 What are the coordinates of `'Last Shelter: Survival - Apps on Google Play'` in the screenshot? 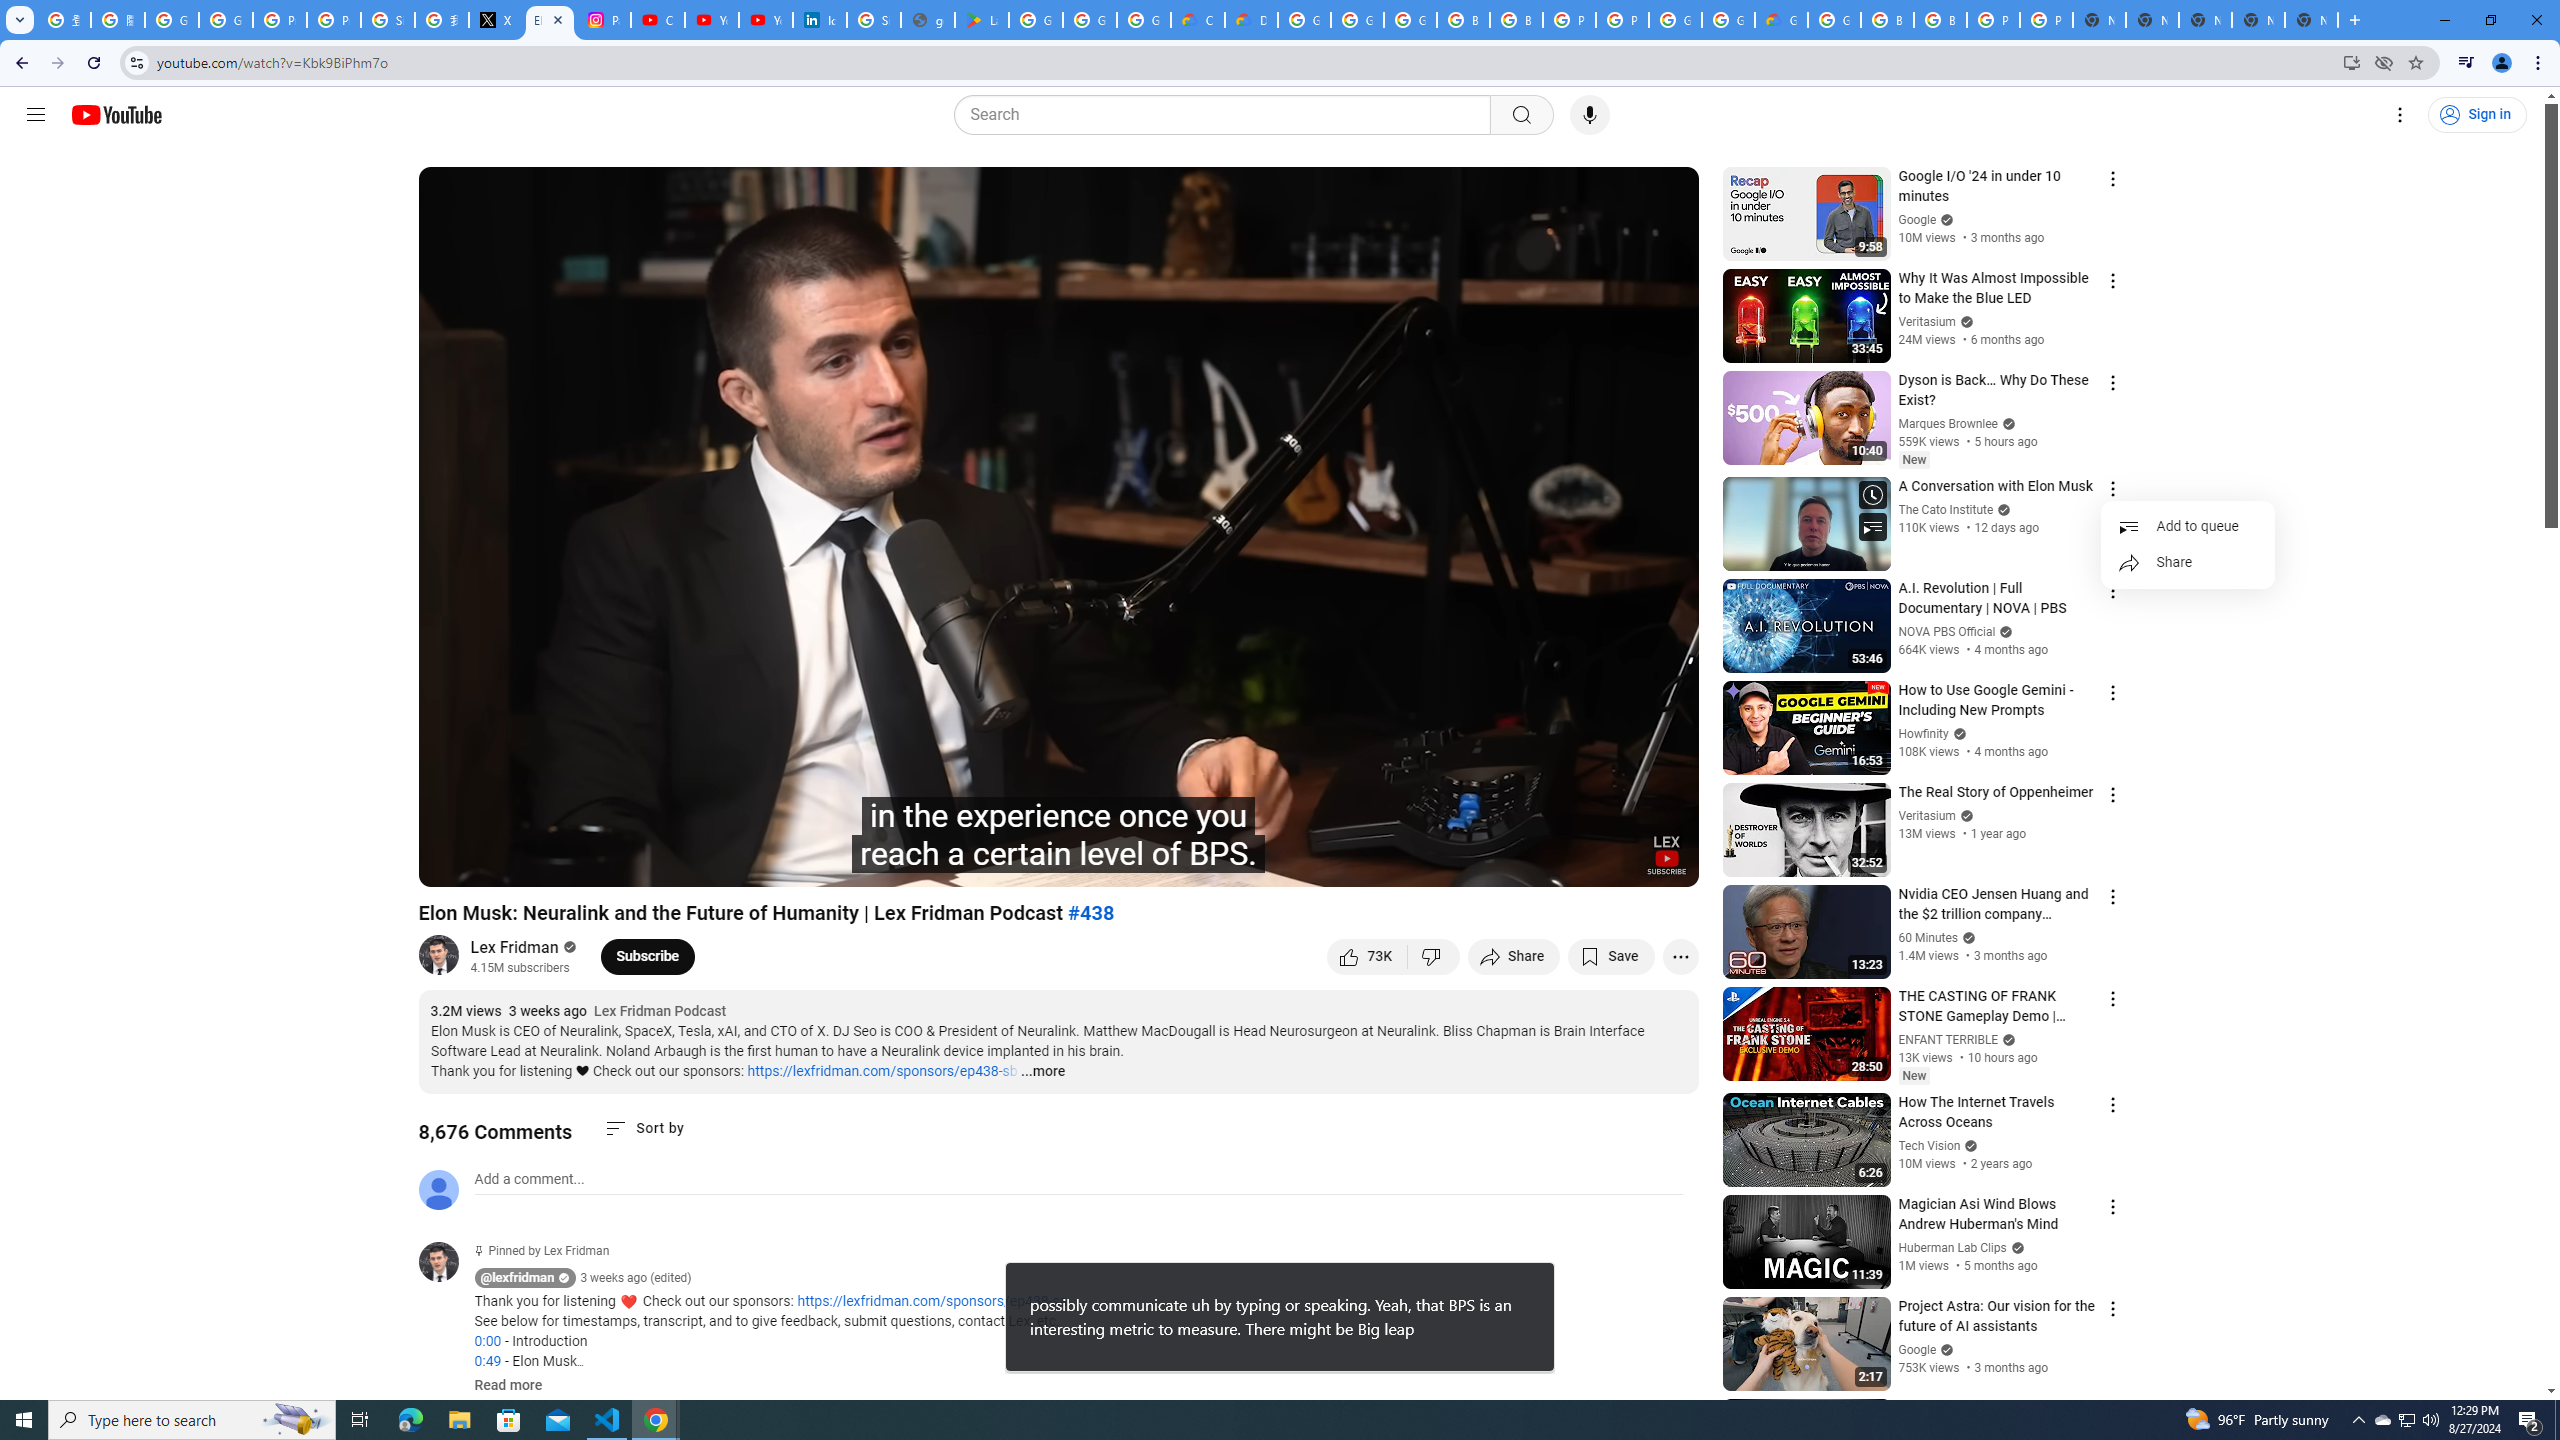 It's located at (982, 19).